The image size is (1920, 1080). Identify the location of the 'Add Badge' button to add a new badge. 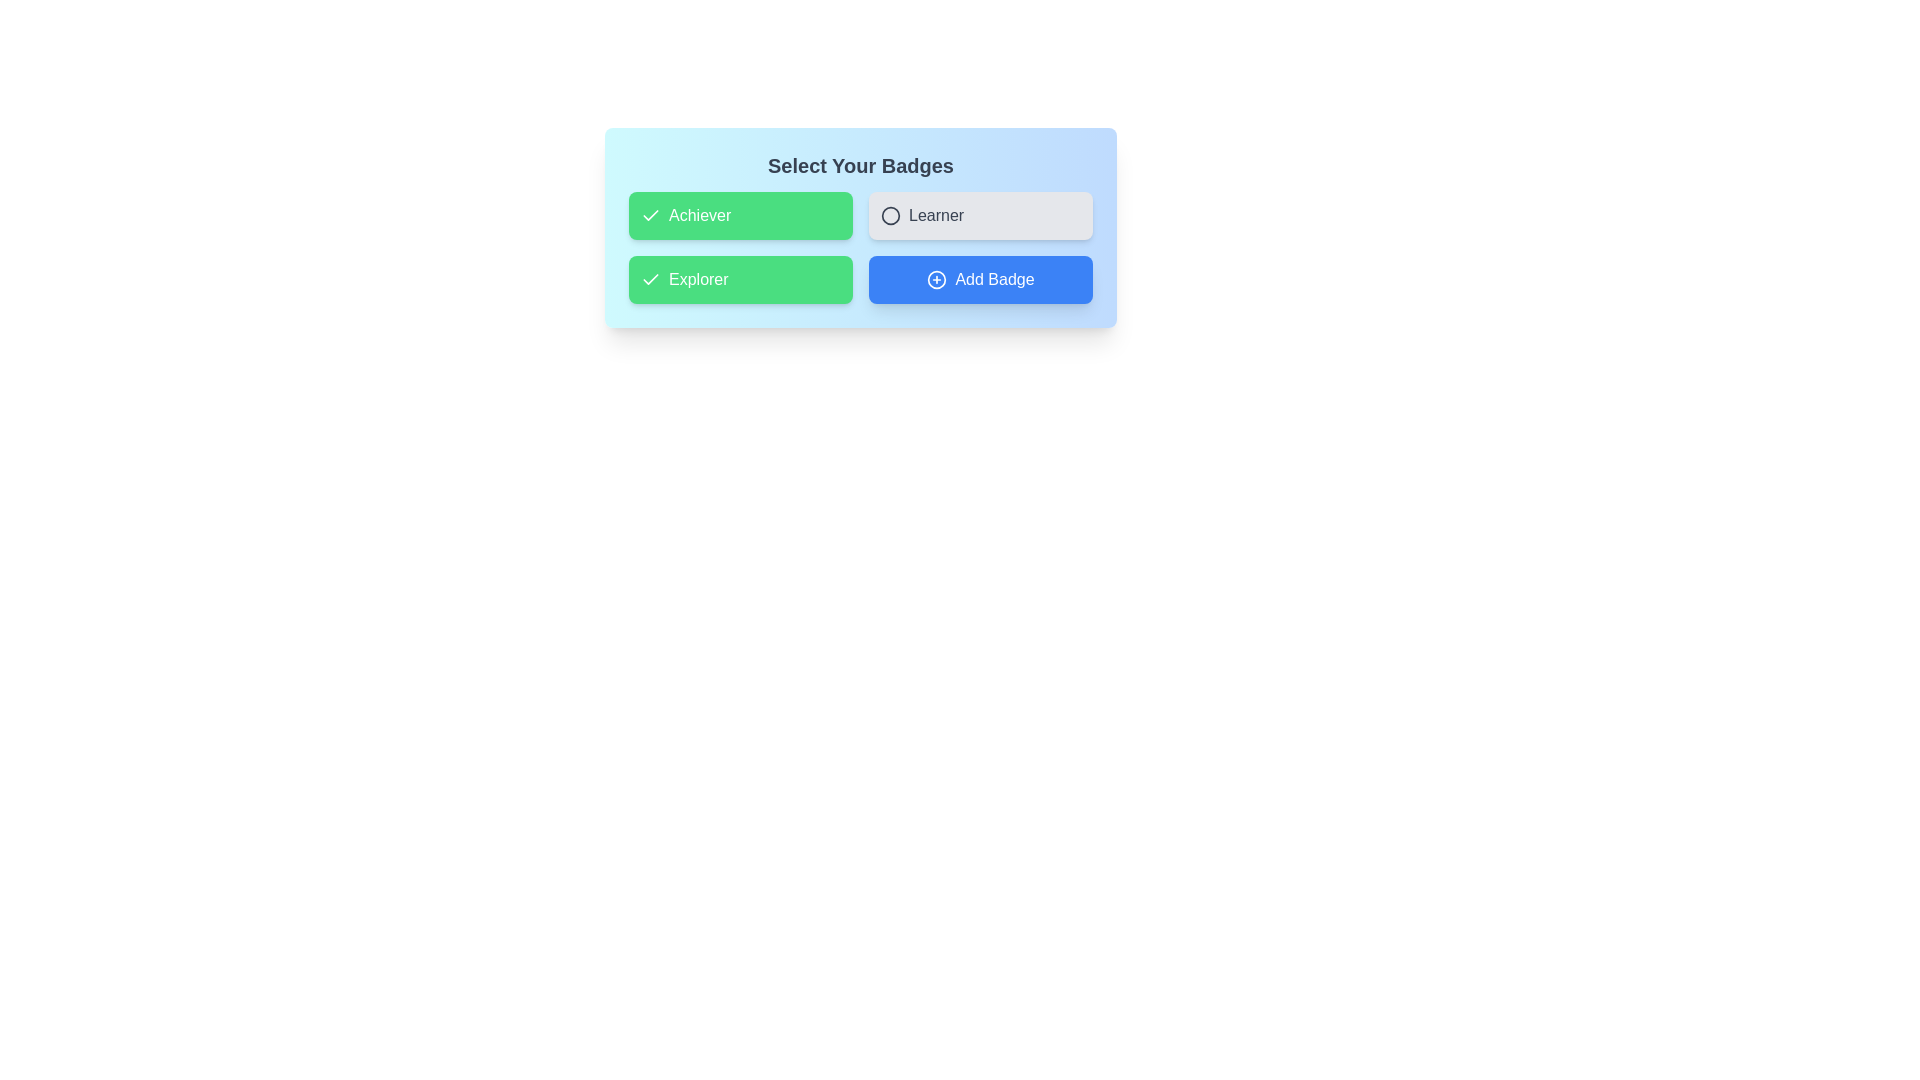
(980, 280).